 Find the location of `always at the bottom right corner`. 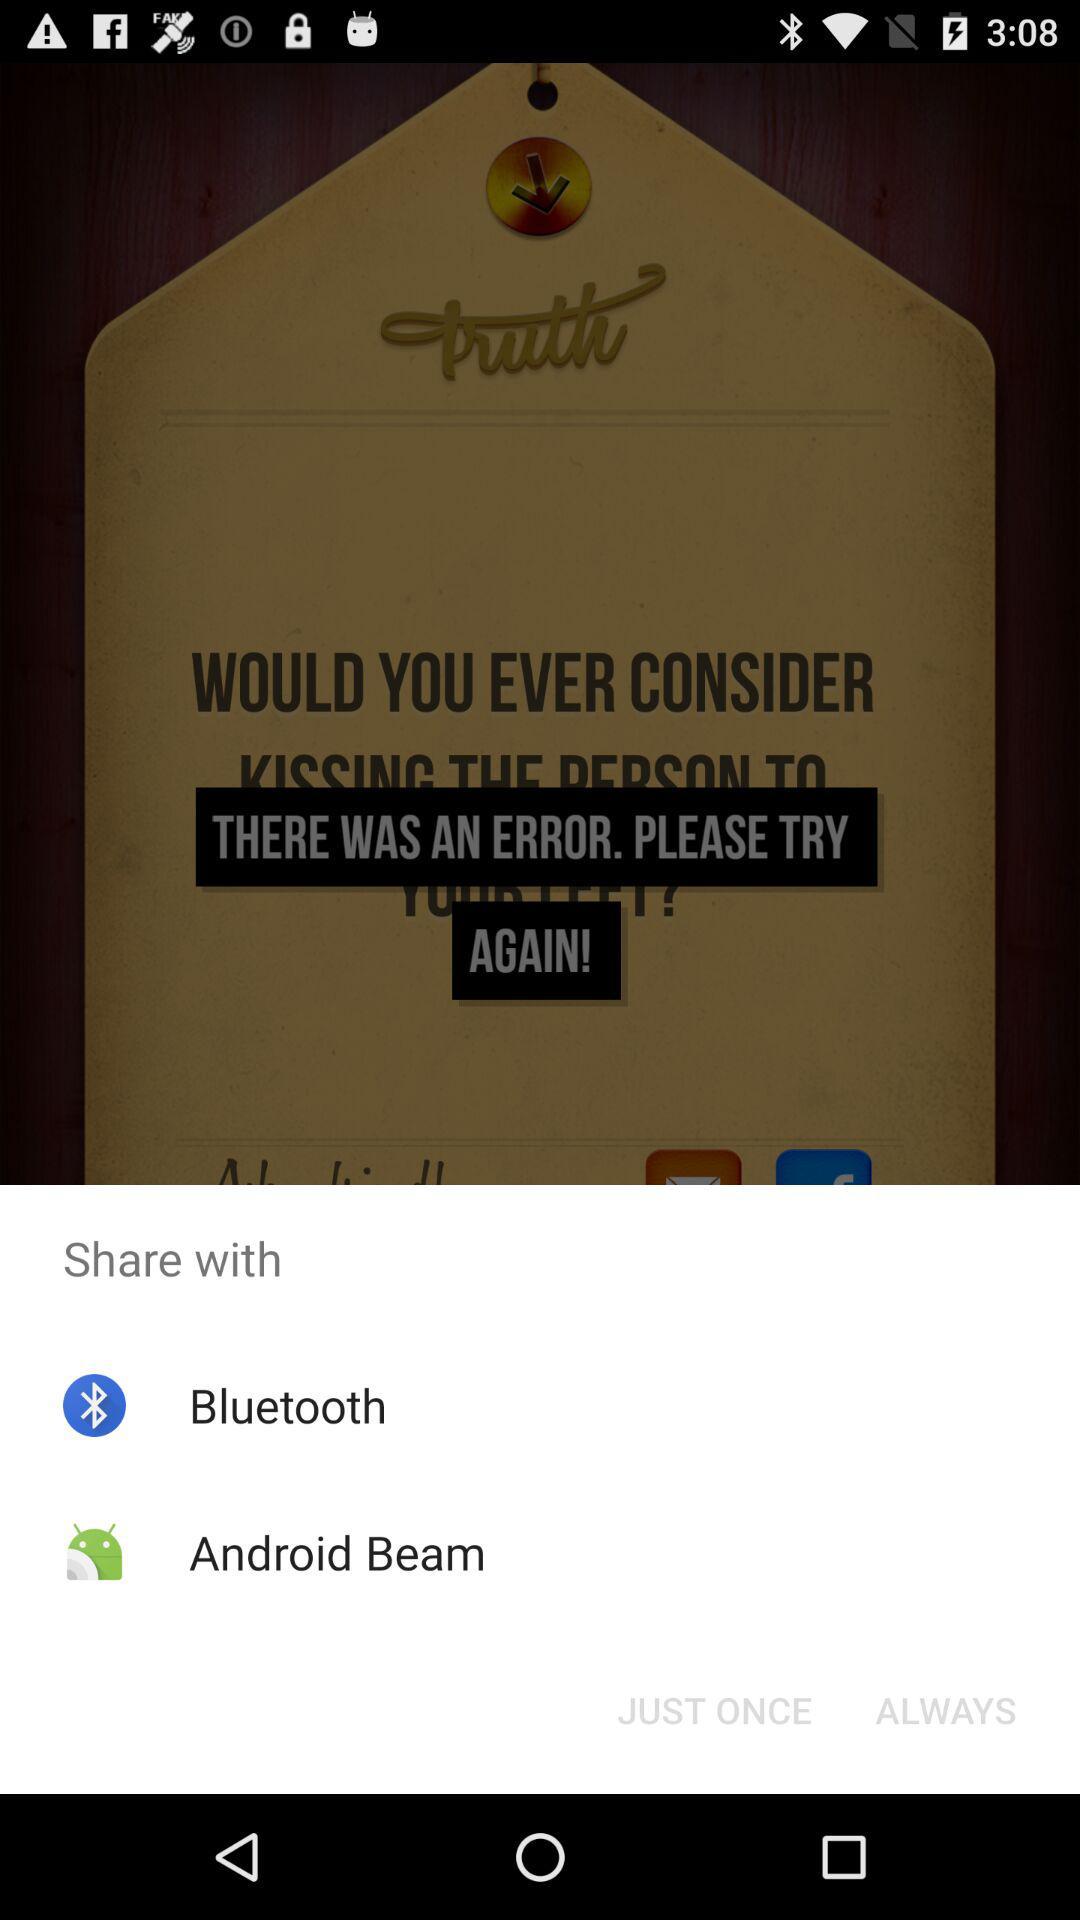

always at the bottom right corner is located at coordinates (945, 1708).